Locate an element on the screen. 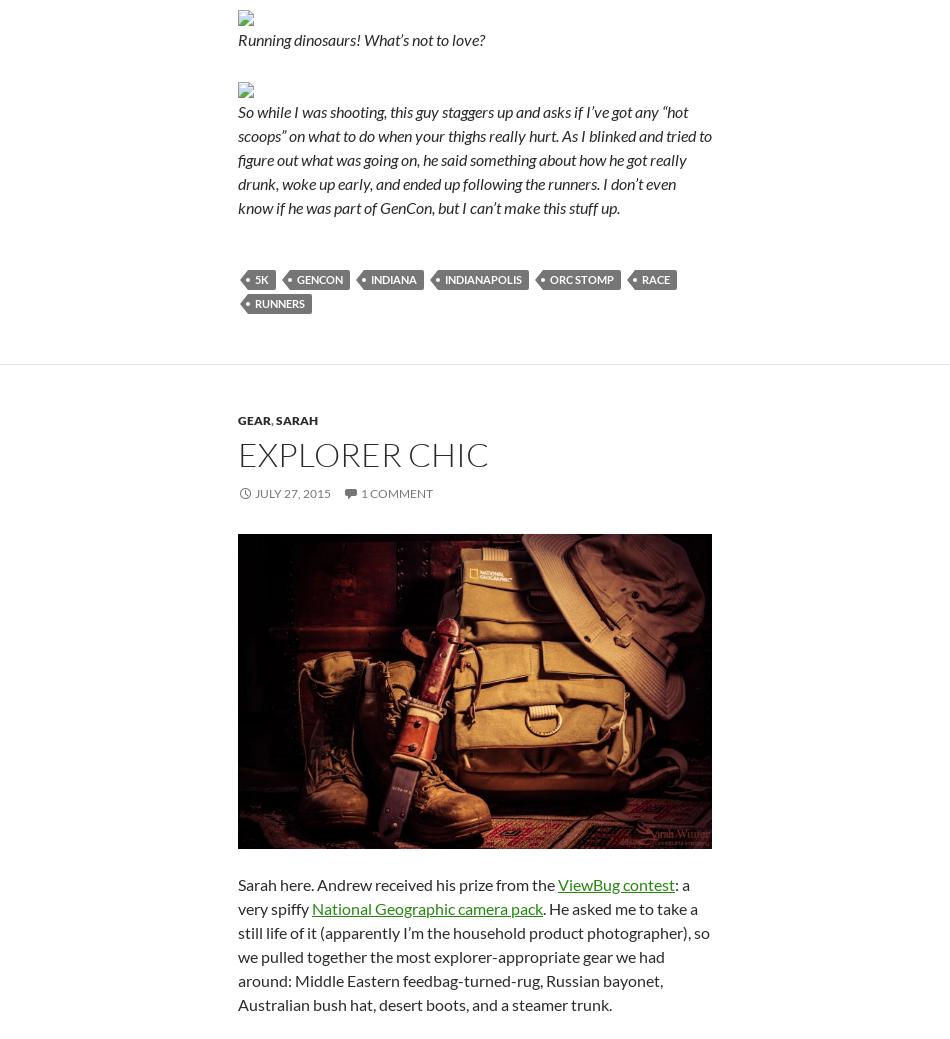  ',' is located at coordinates (270, 418).